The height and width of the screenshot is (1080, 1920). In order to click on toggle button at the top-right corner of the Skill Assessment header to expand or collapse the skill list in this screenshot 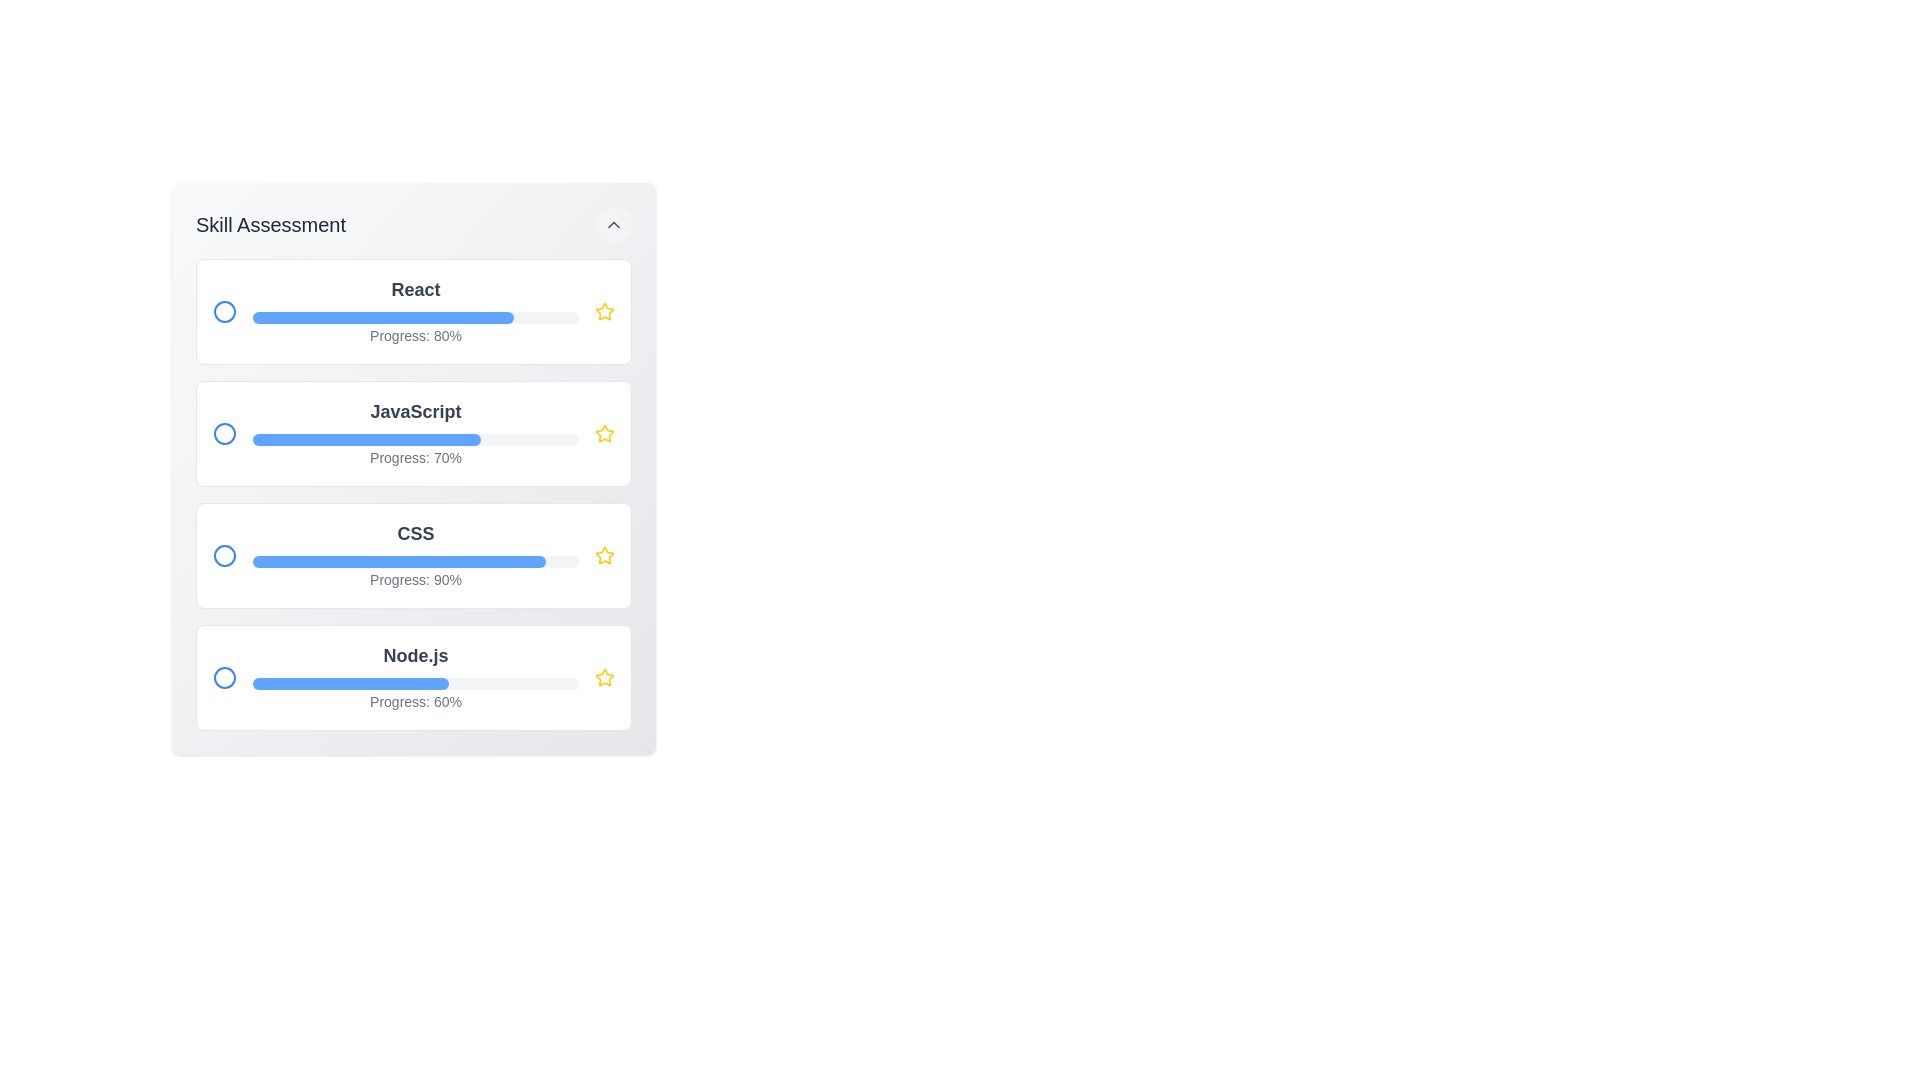, I will do `click(613, 224)`.